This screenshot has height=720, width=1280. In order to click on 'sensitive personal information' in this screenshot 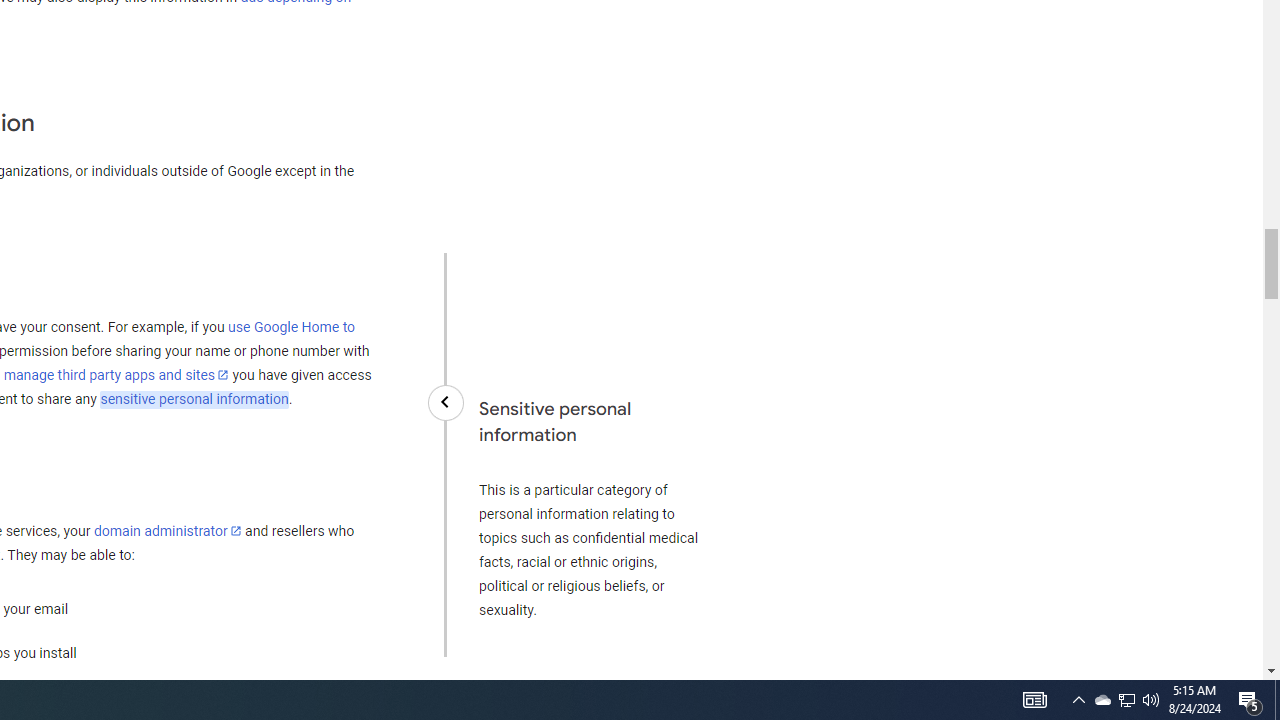, I will do `click(194, 399)`.